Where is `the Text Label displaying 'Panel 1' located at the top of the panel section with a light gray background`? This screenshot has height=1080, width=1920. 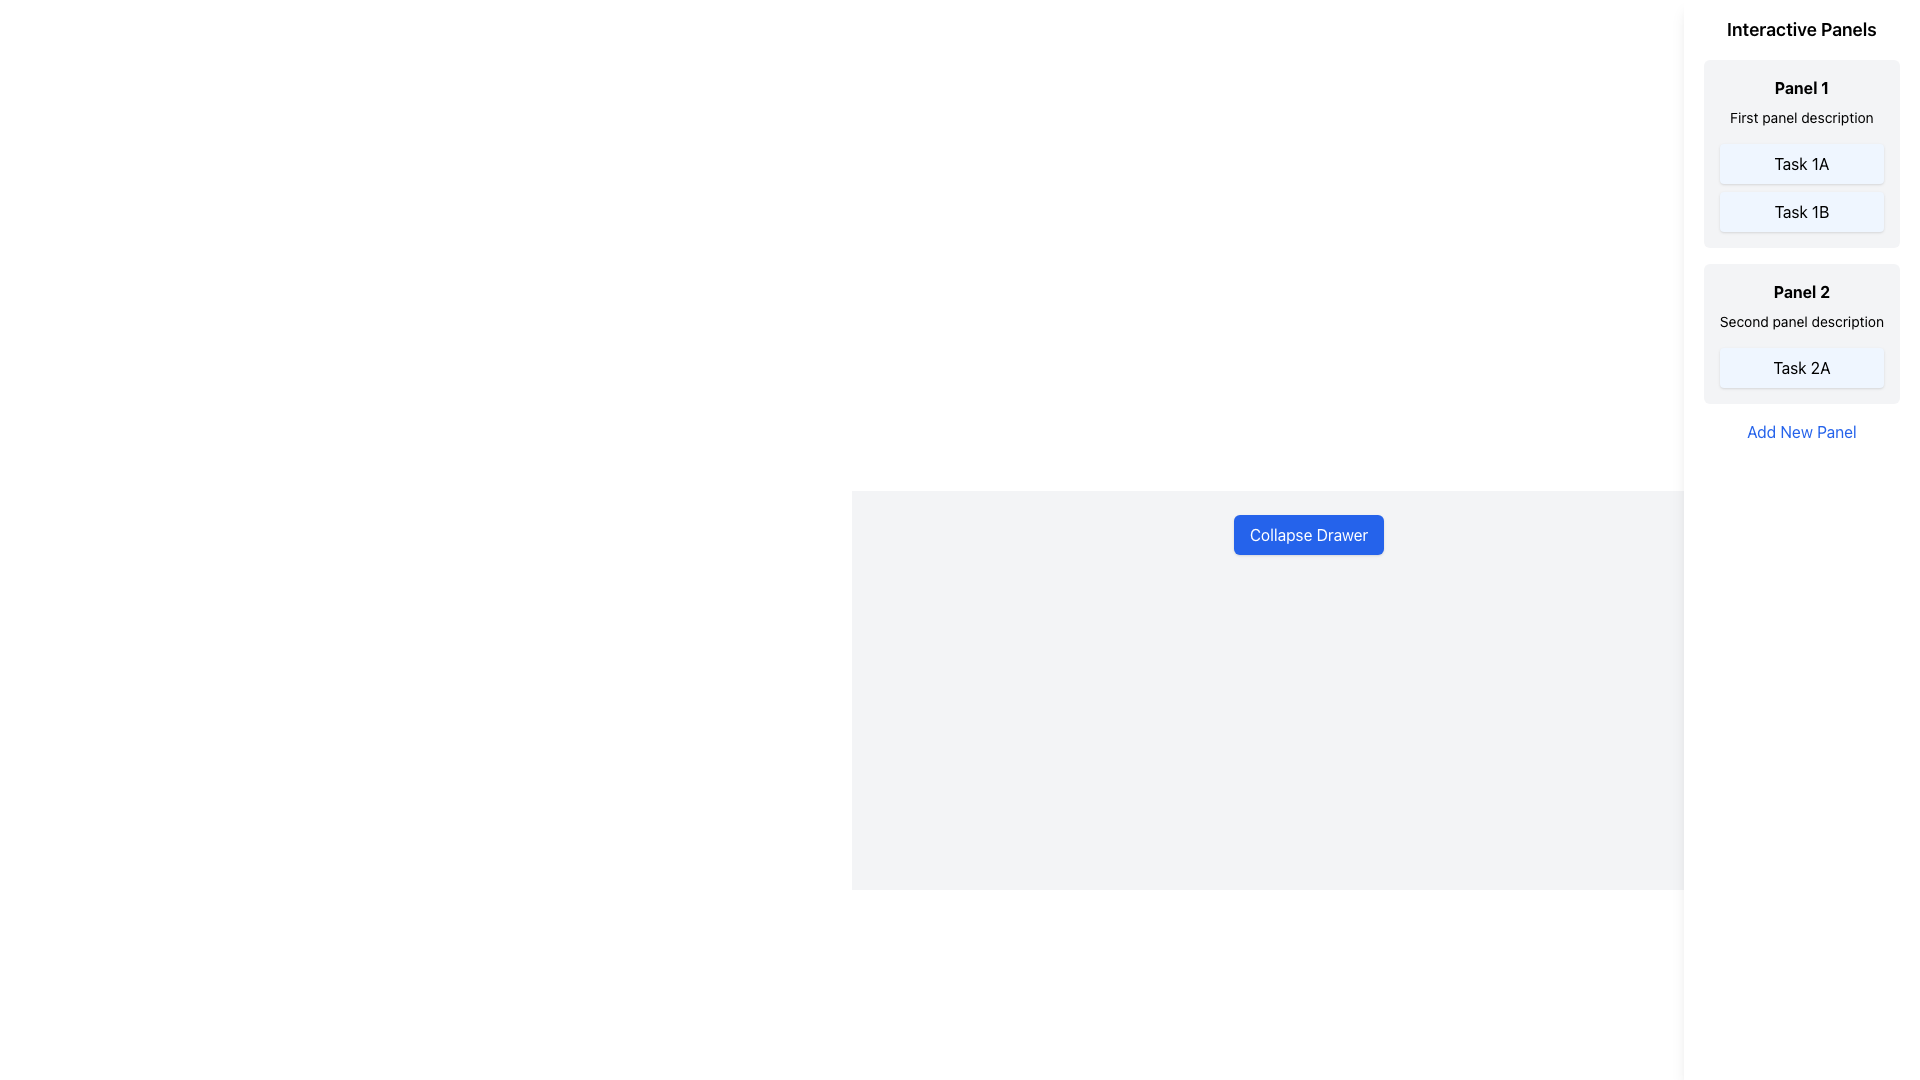
the Text Label displaying 'Panel 1' located at the top of the panel section with a light gray background is located at coordinates (1801, 87).